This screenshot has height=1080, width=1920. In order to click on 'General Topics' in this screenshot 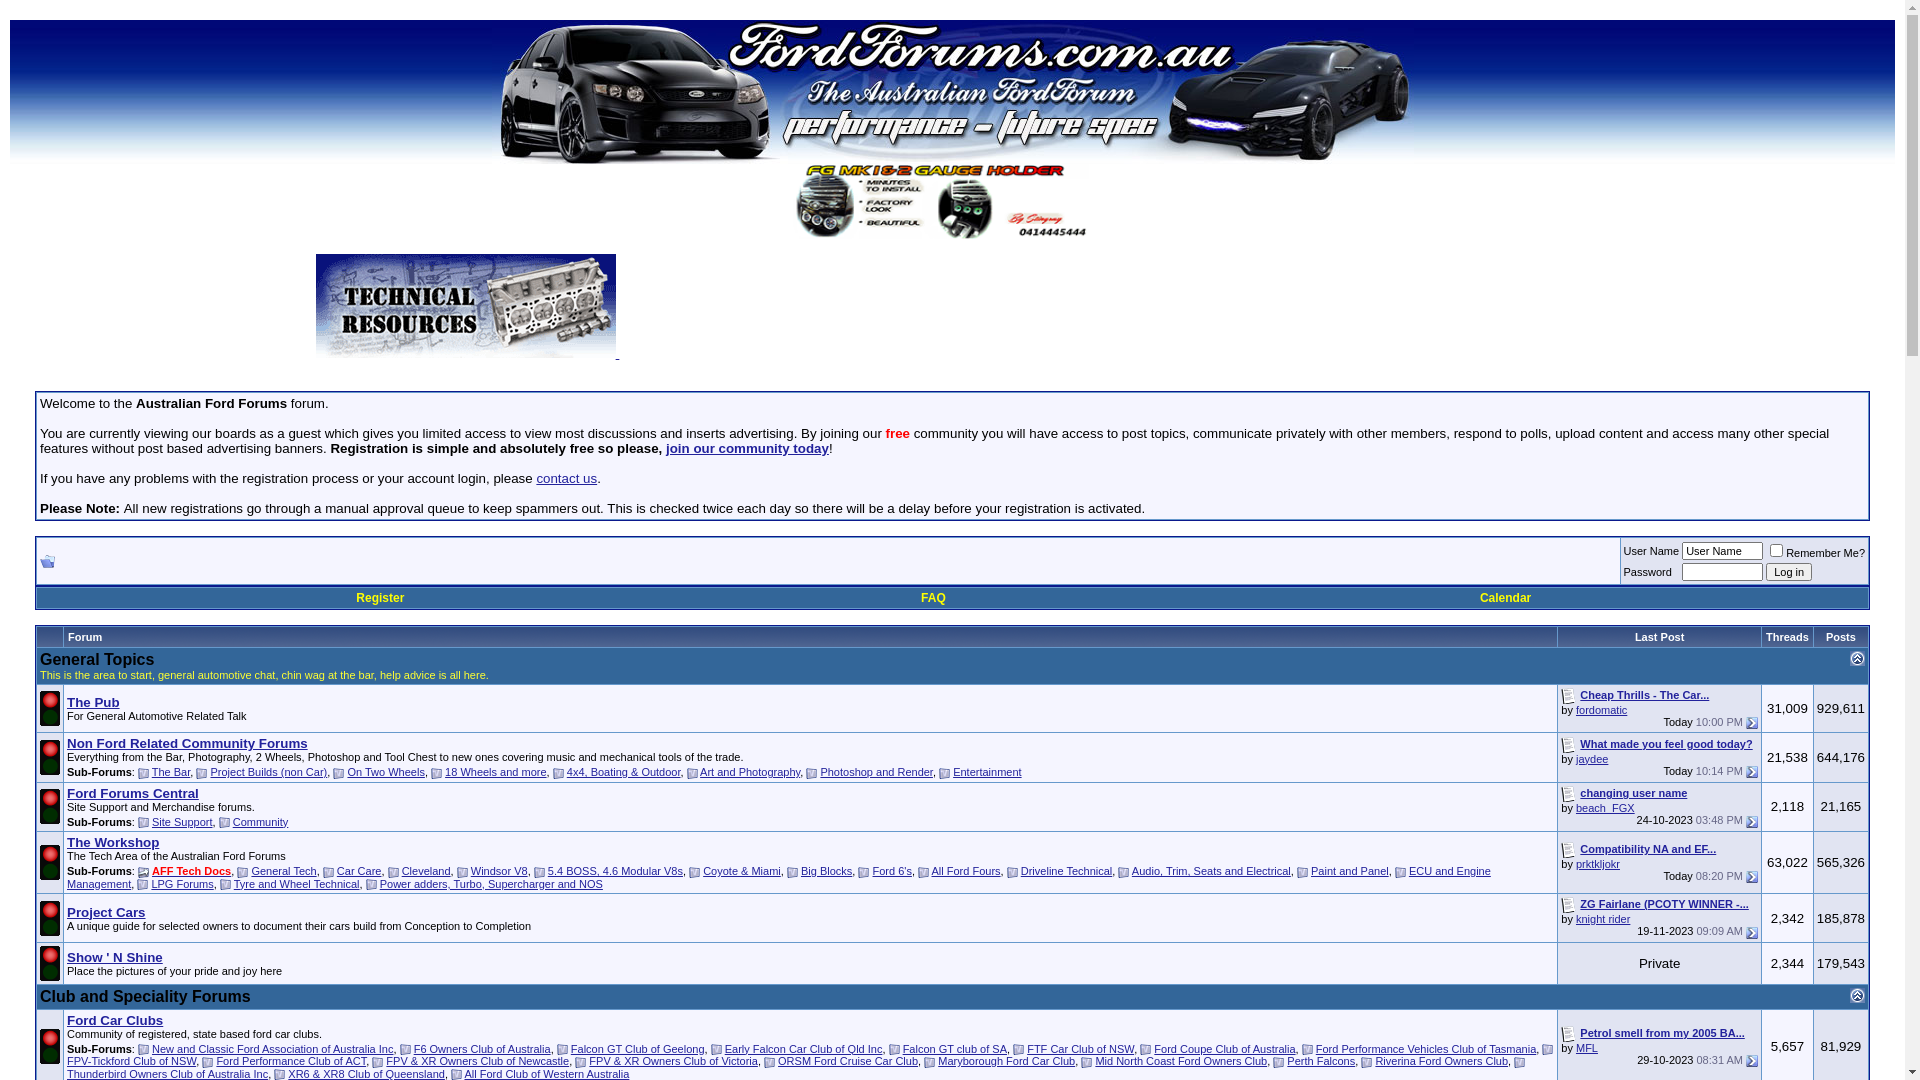, I will do `click(95, 659)`.